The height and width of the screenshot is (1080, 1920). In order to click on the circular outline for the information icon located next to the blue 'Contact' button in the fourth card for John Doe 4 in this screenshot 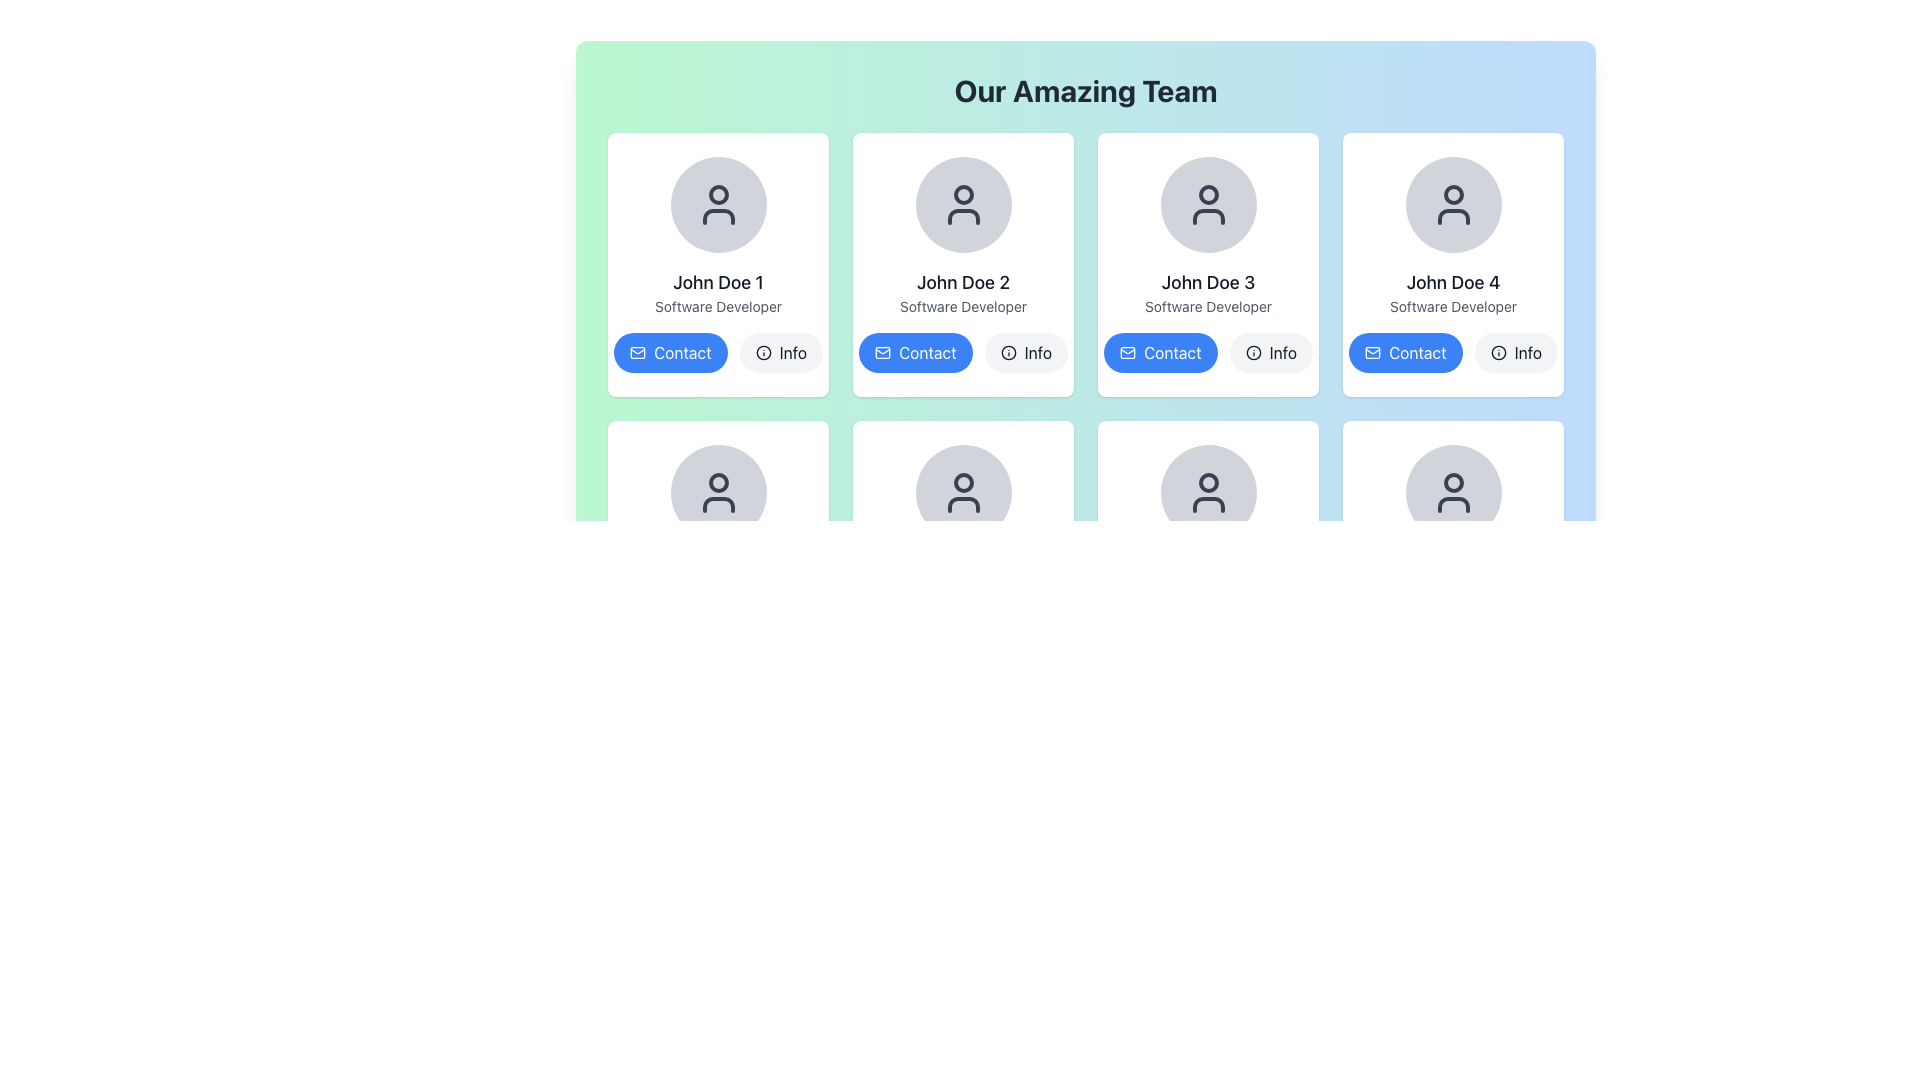, I will do `click(1498, 352)`.